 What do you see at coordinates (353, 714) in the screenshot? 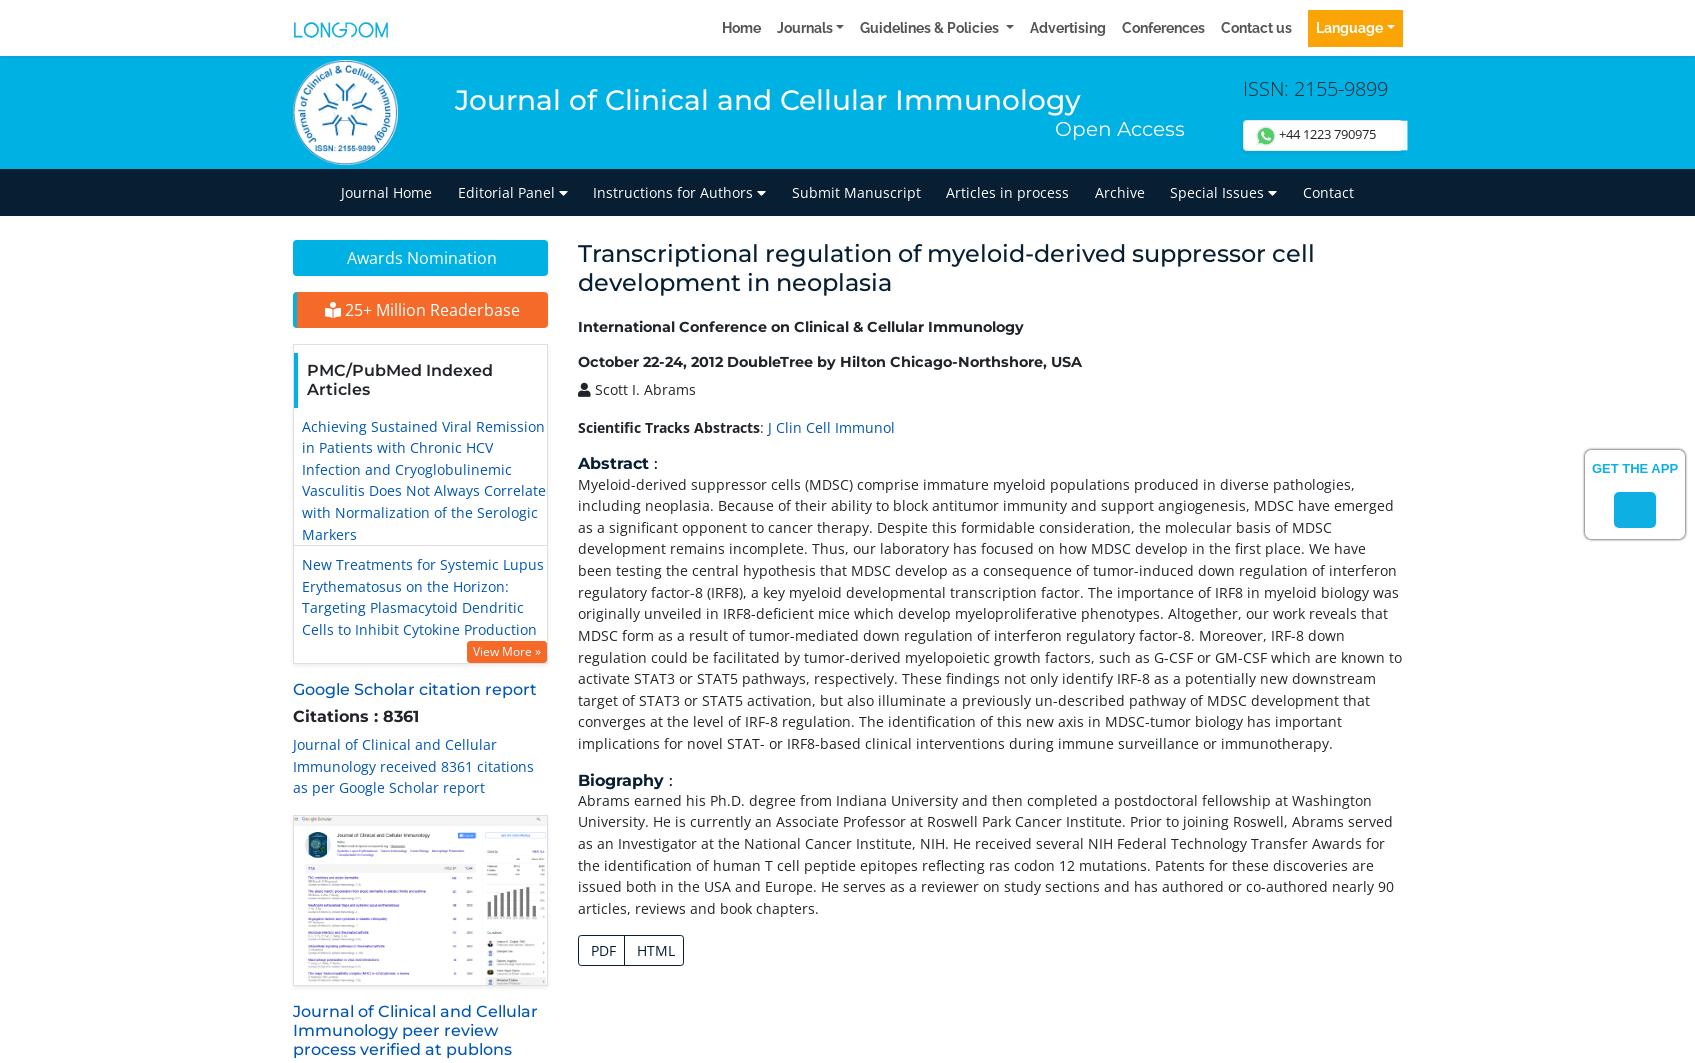
I see `'Citations : 8361'` at bounding box center [353, 714].